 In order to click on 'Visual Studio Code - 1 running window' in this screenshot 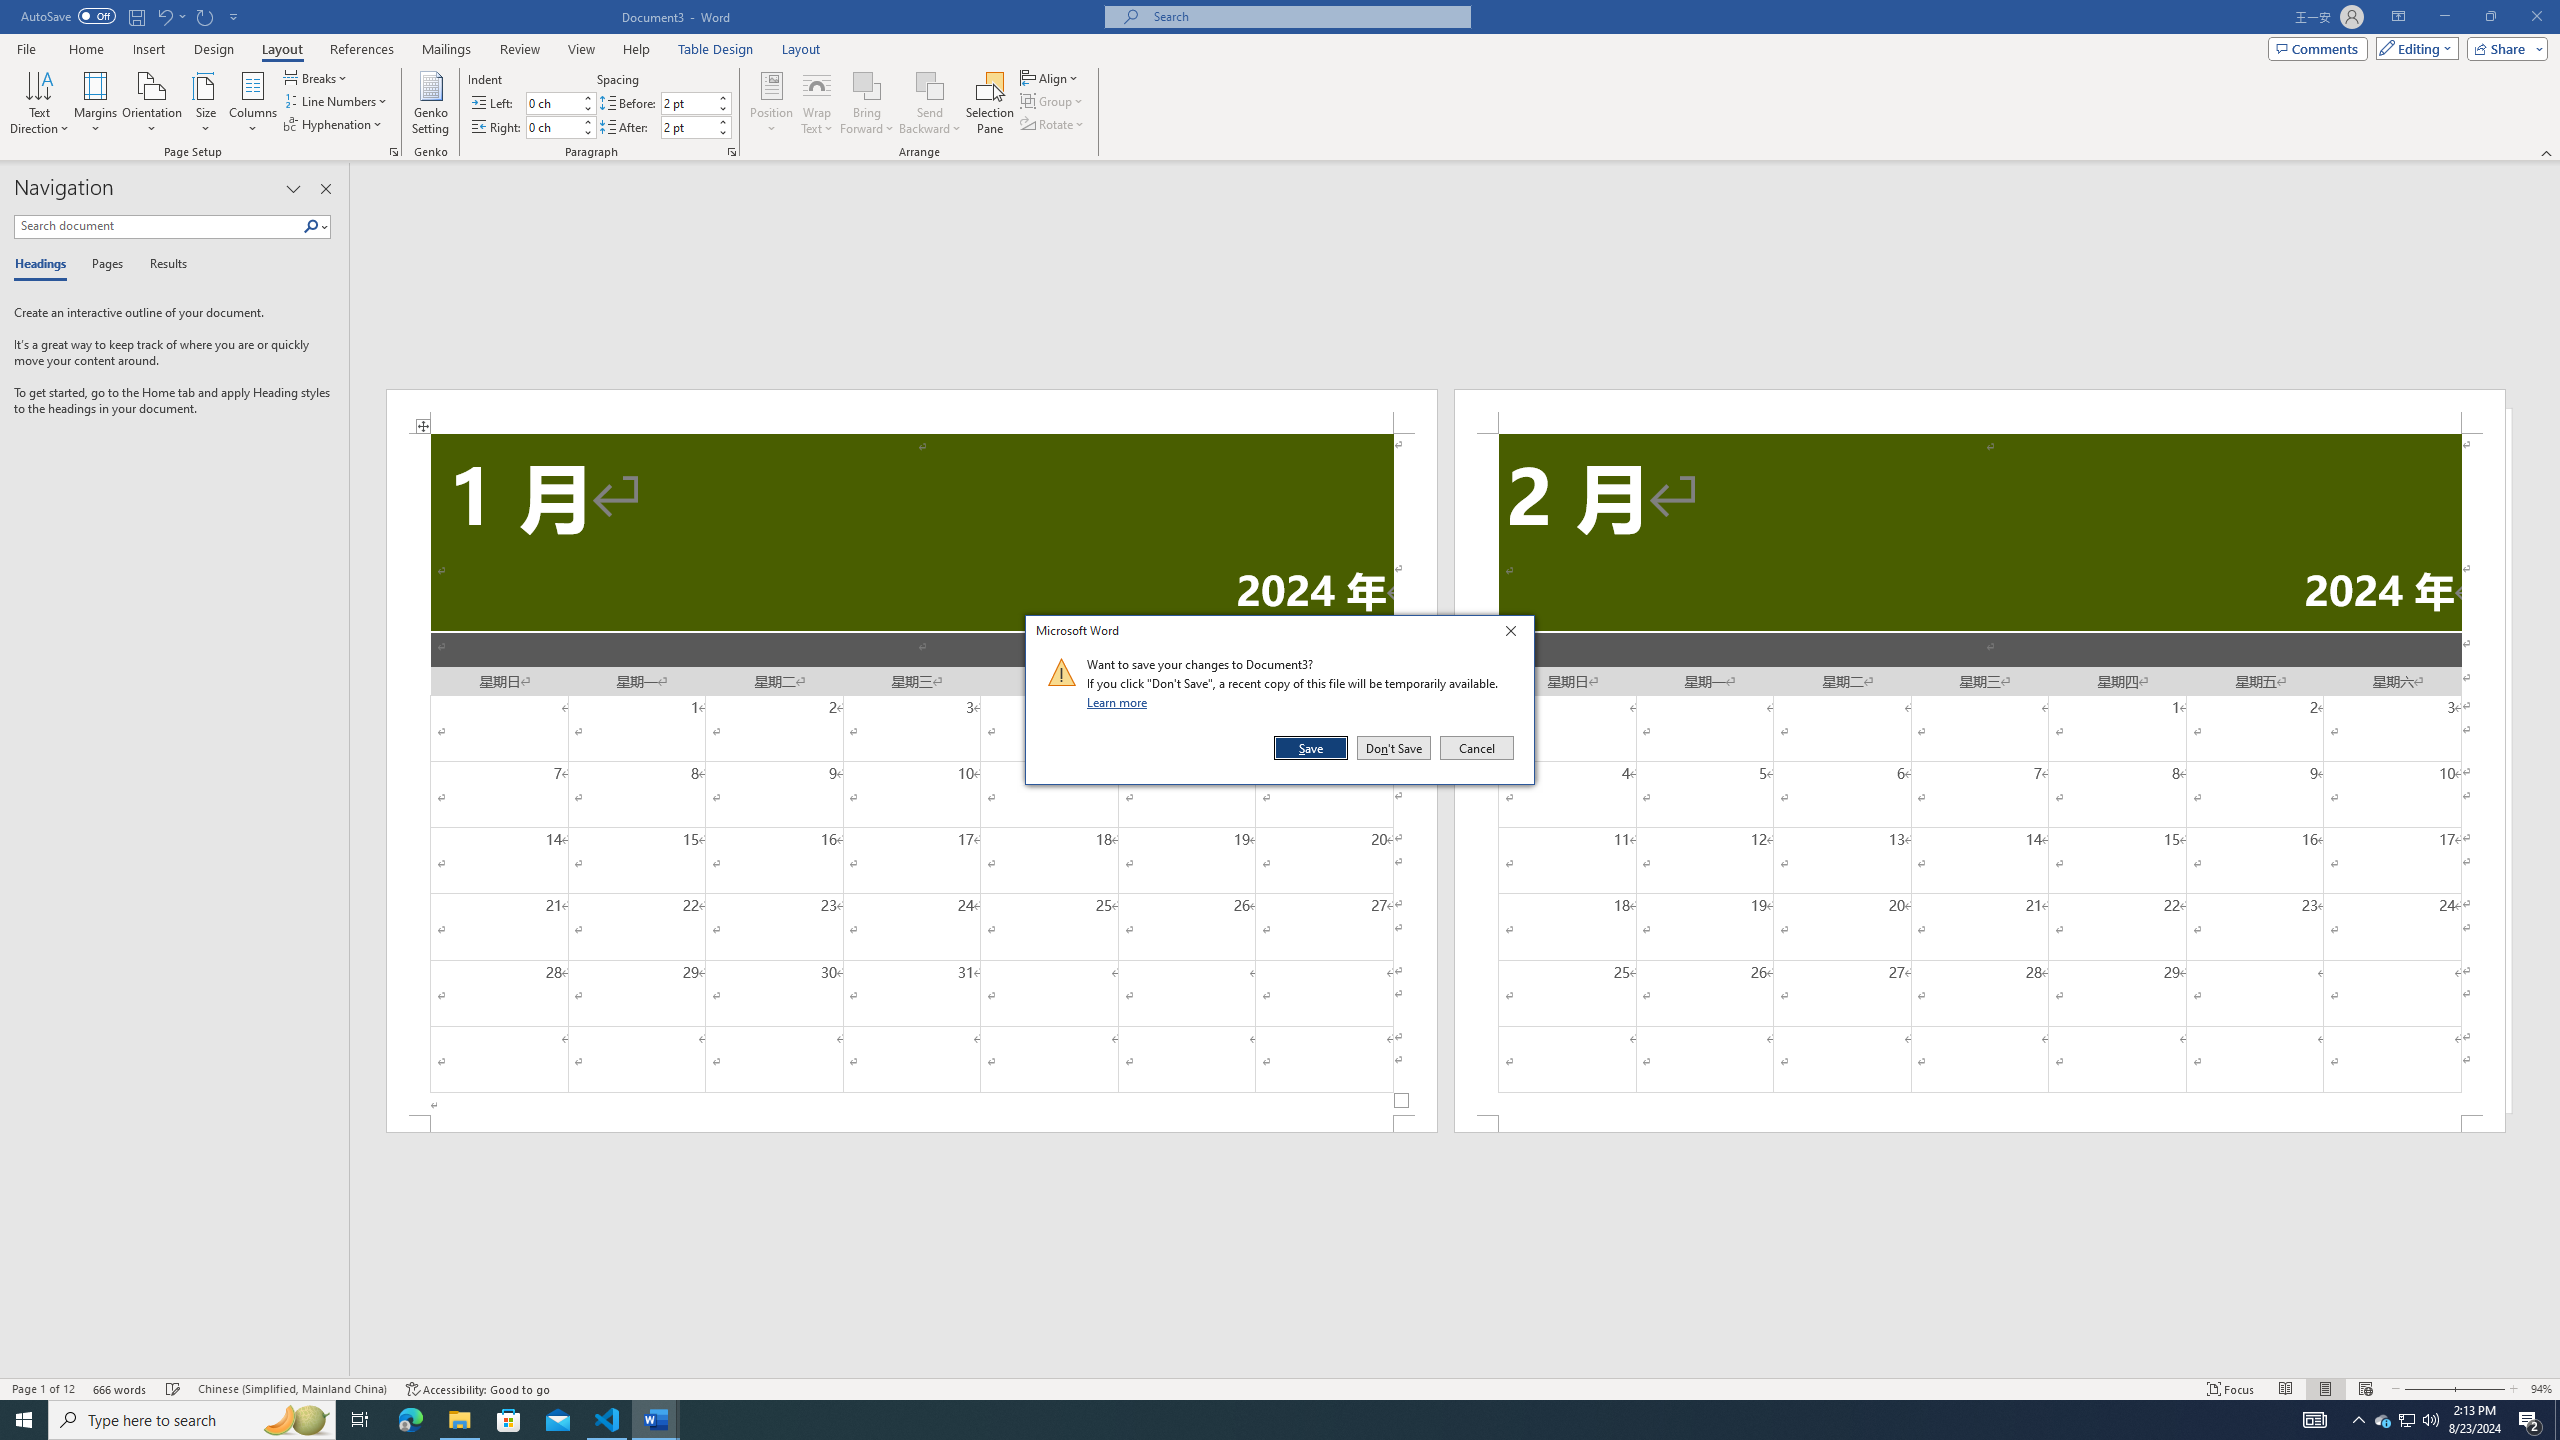, I will do `click(607, 1418)`.